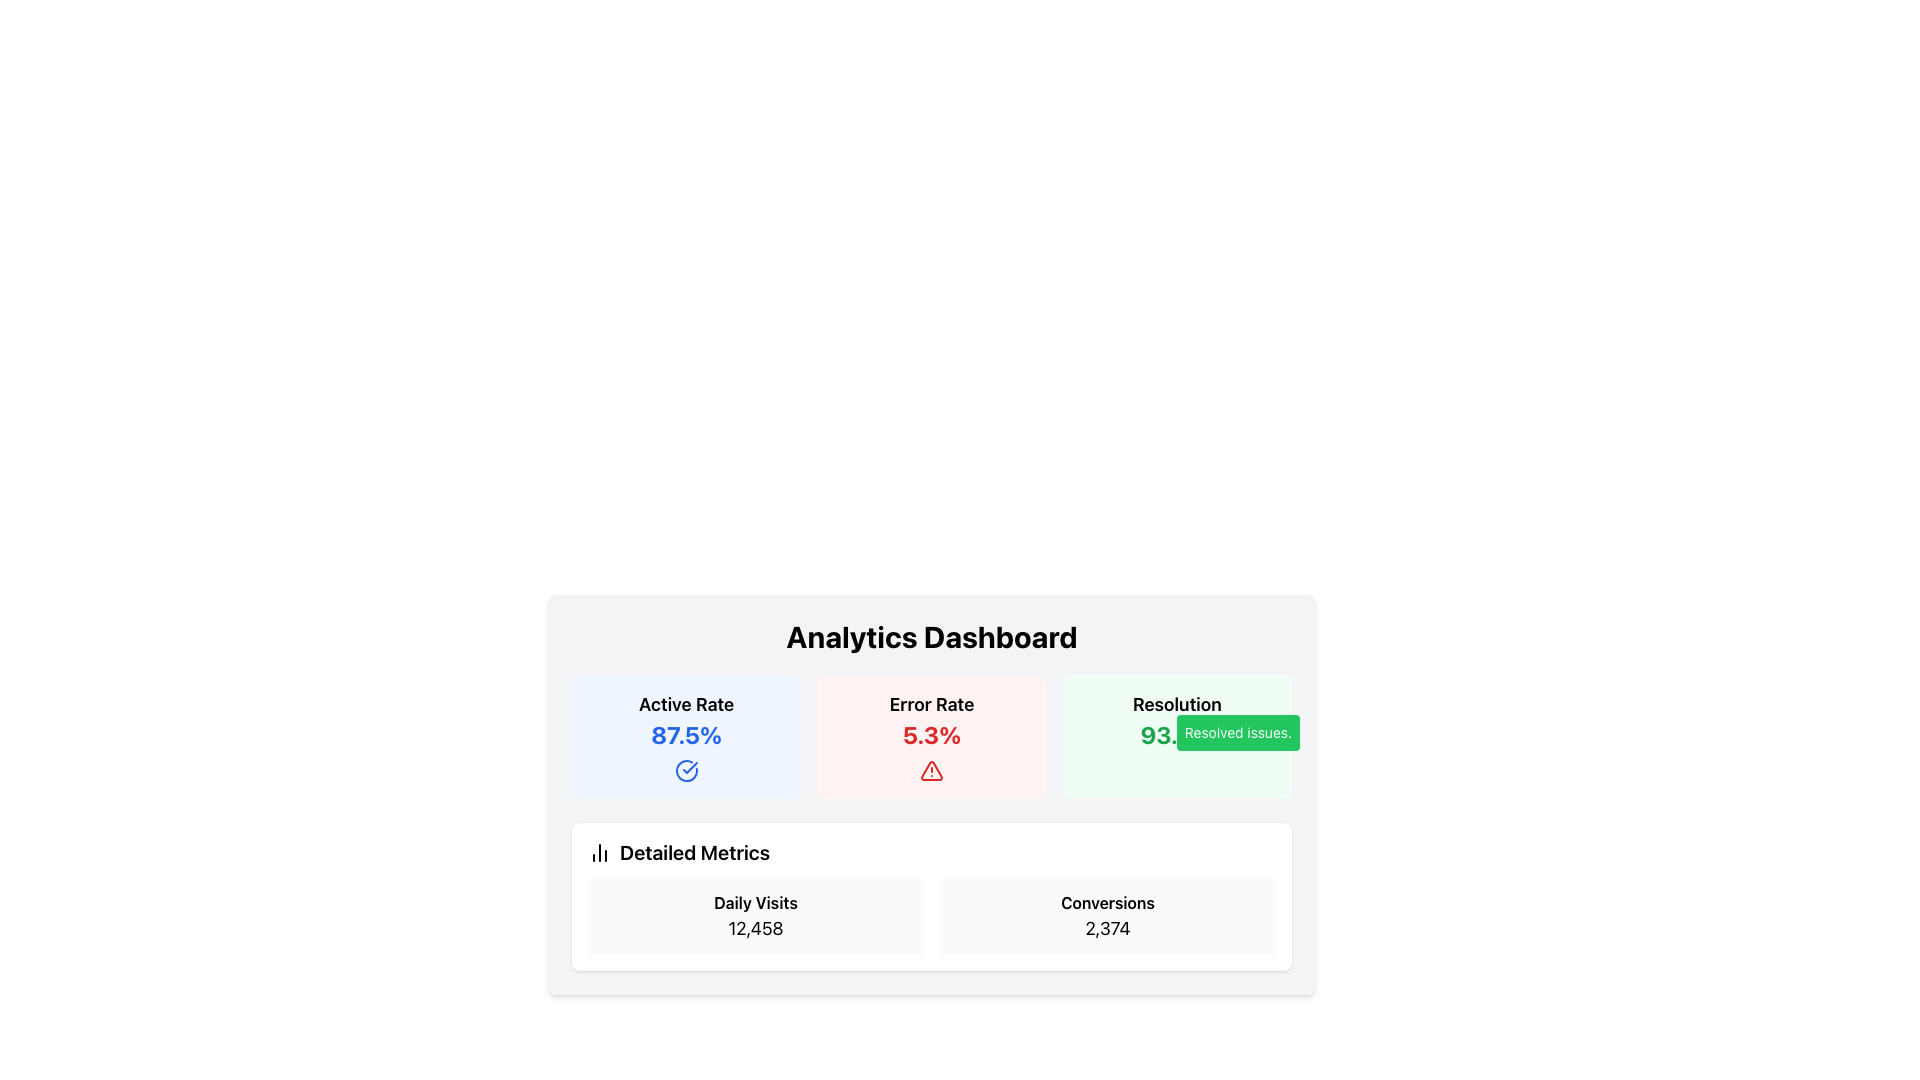 Image resolution: width=1920 pixels, height=1080 pixels. Describe the element at coordinates (930, 770) in the screenshot. I see `the triangular warning icon with a red border and white fill located in the 'Error Rate' section of the interface, positioned between 'Active Rate' and 'Resolution'` at that location.